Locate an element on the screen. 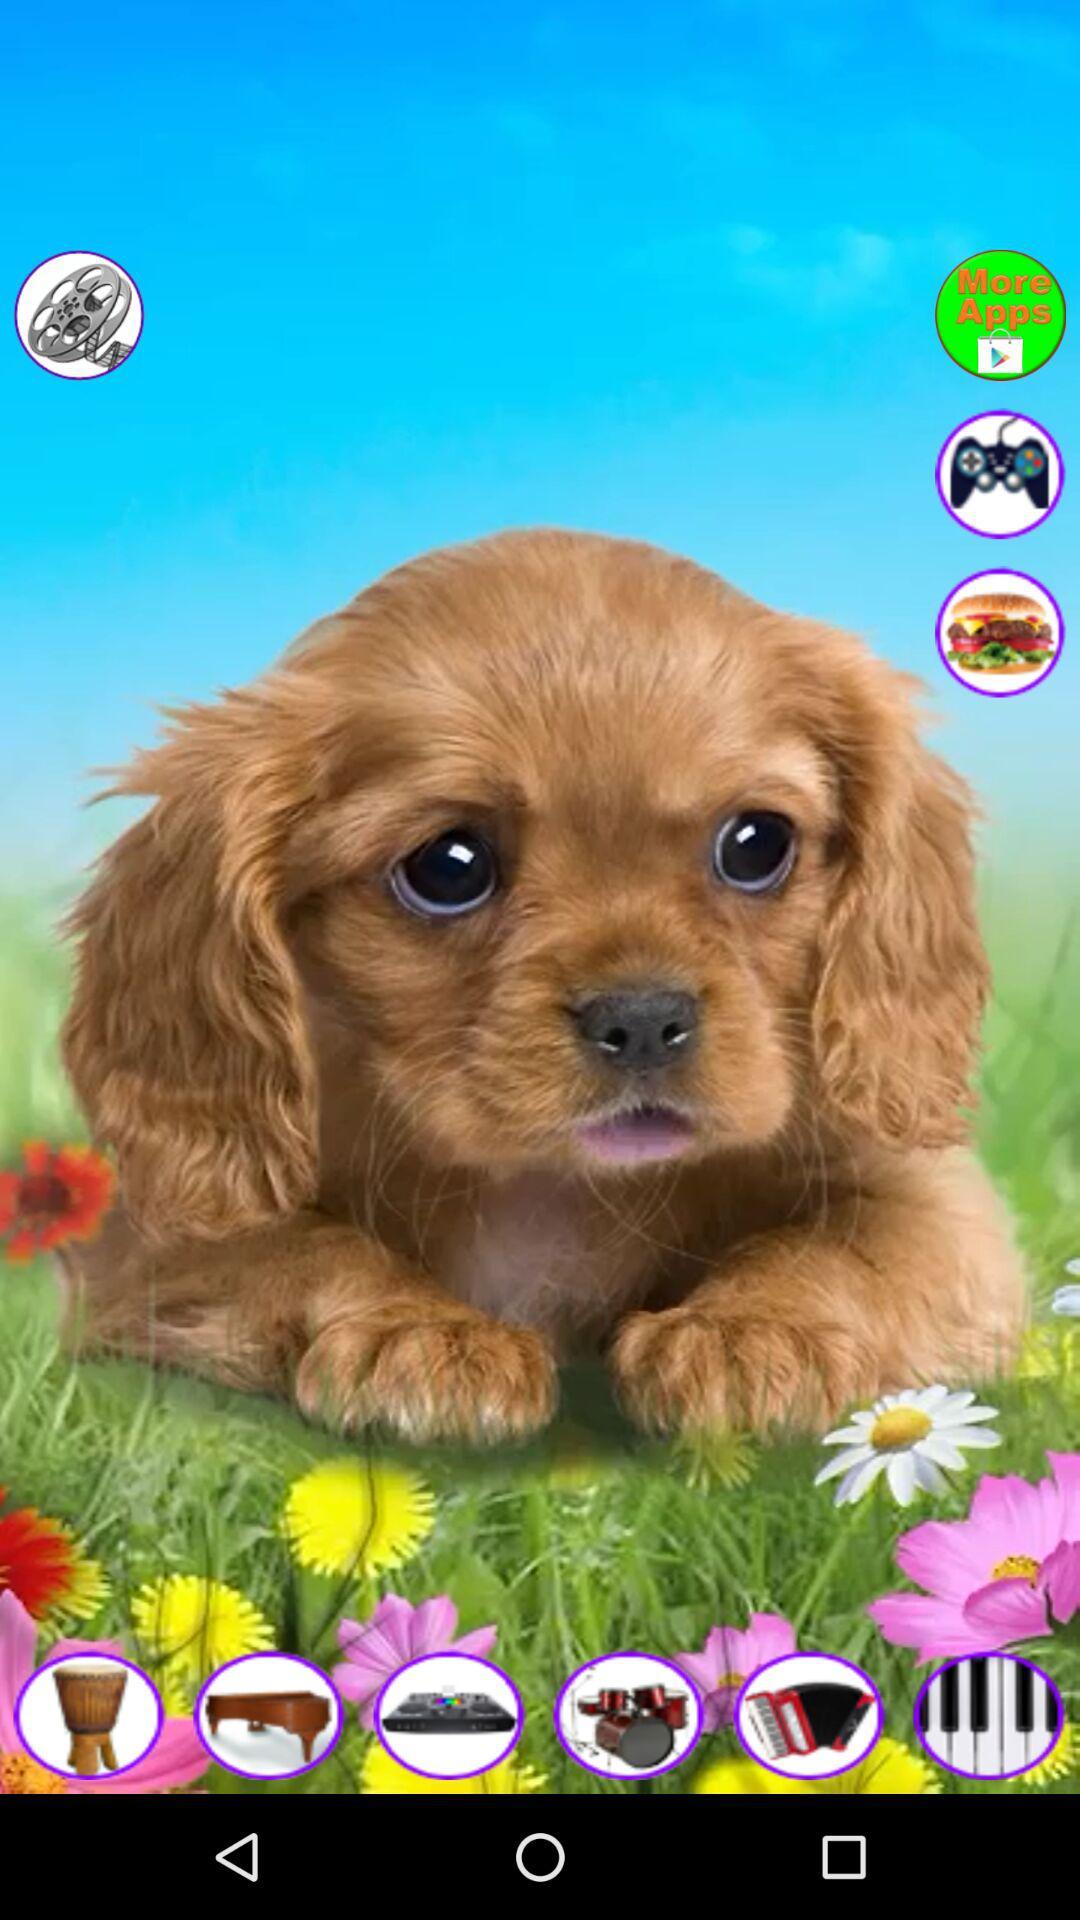 This screenshot has height=1920, width=1080. movies is located at coordinates (78, 314).